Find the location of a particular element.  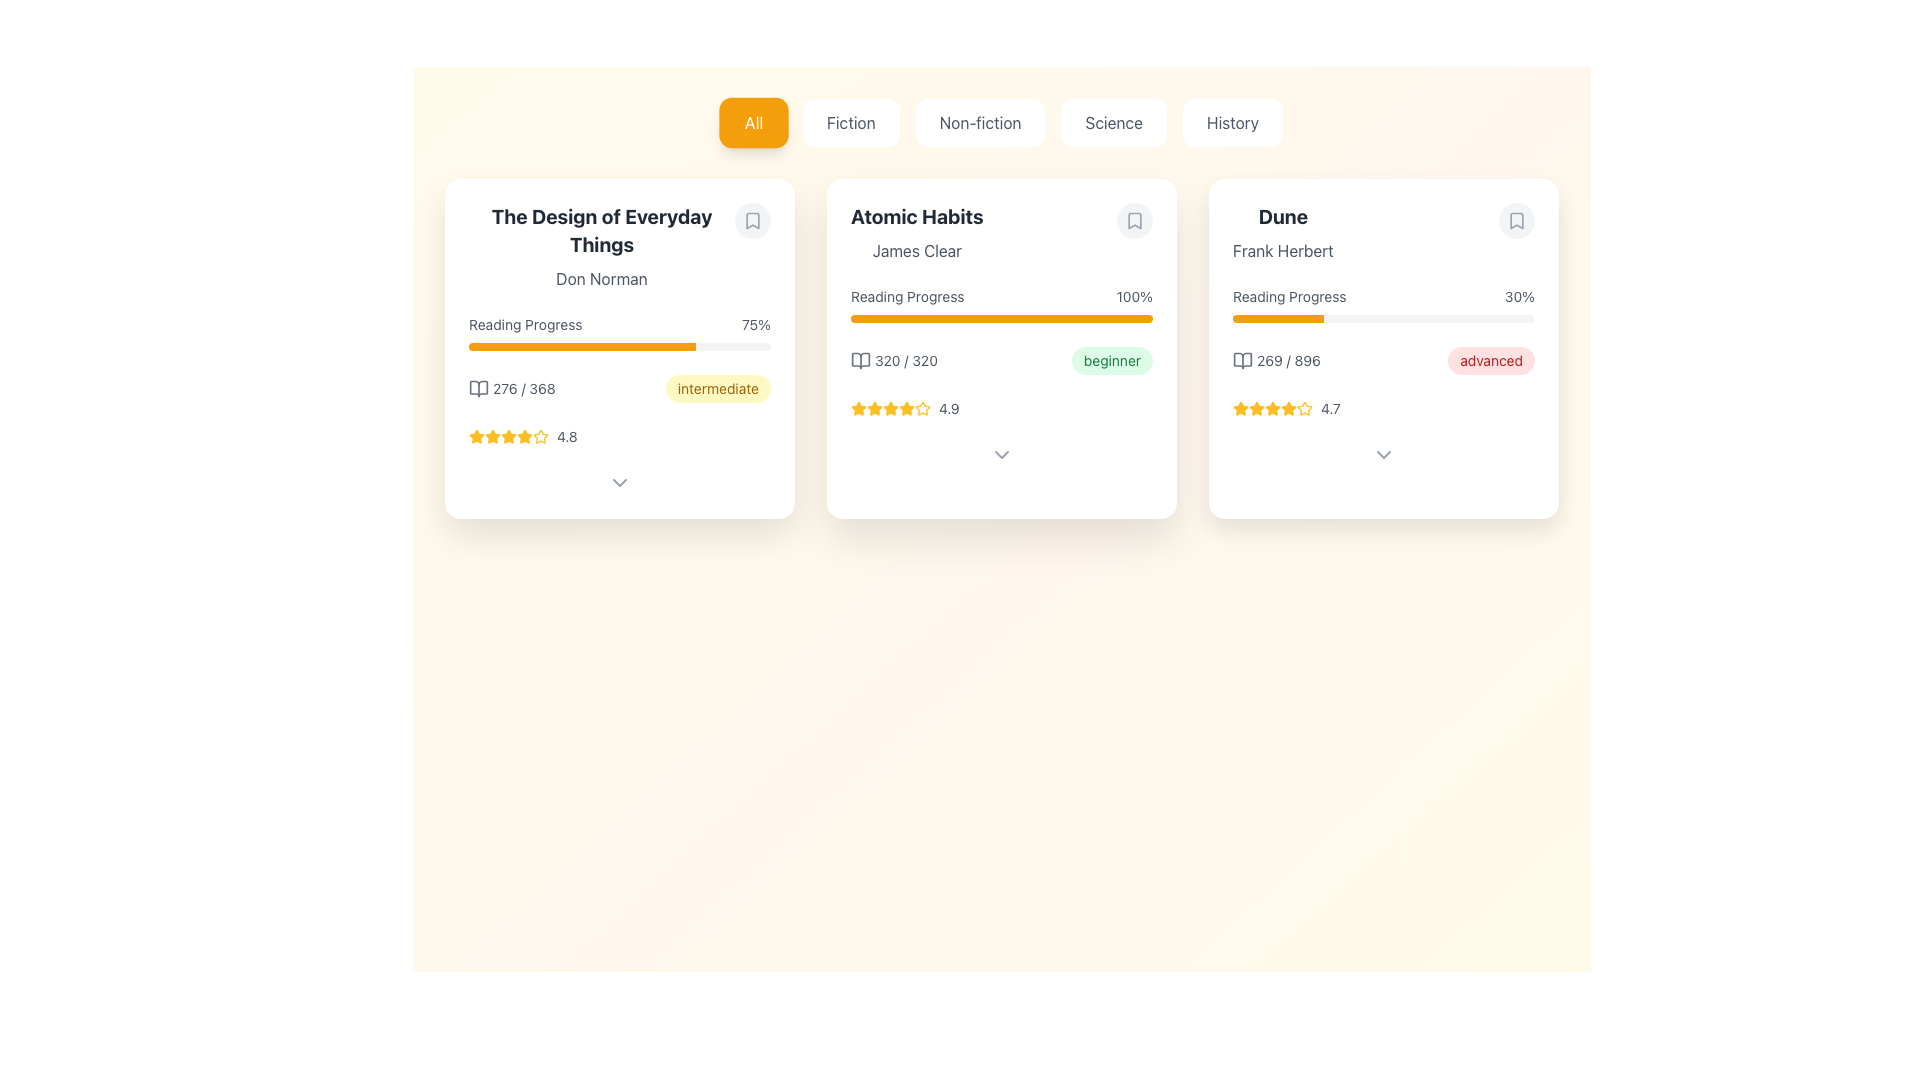

the reading progress is located at coordinates (1304, 318).